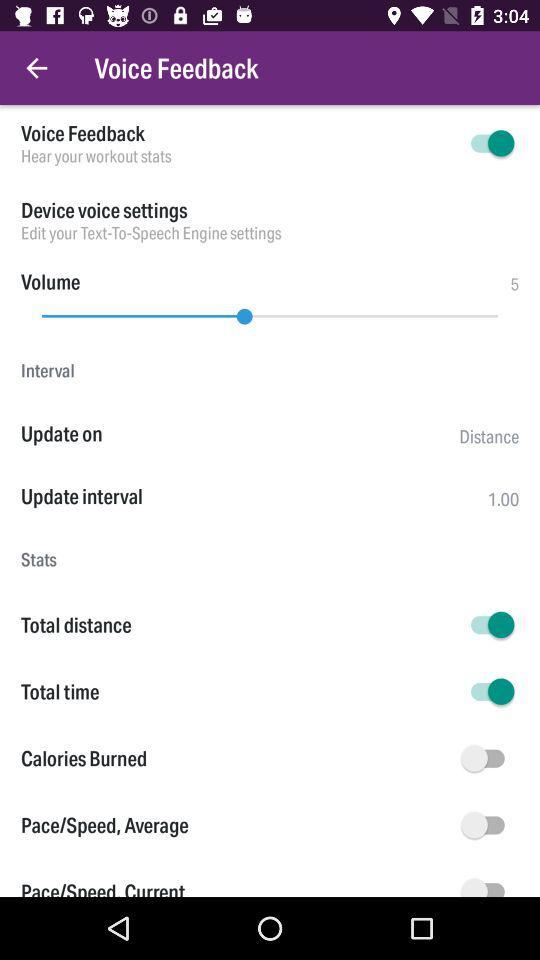  Describe the element at coordinates (50, 280) in the screenshot. I see `the volume item` at that location.